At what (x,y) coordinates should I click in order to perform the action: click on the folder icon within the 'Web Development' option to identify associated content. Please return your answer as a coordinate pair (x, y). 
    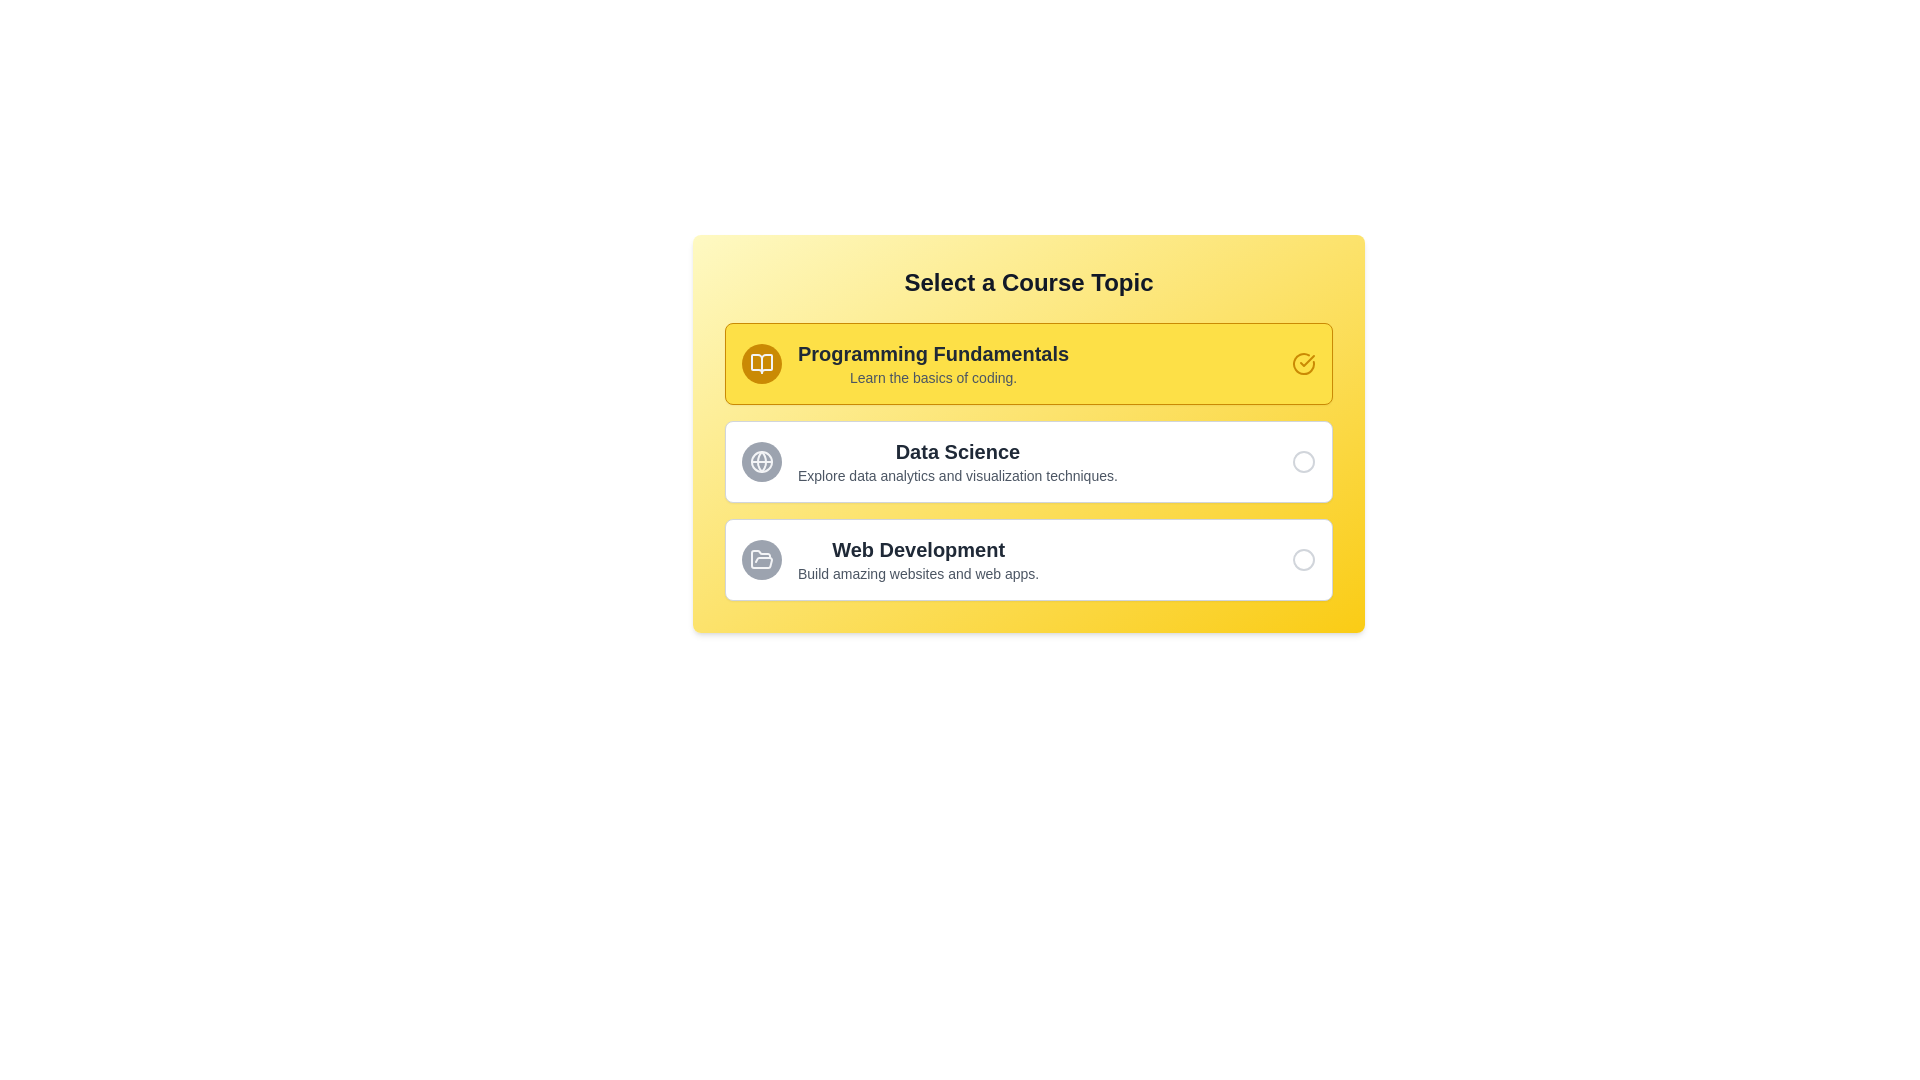
    Looking at the image, I should click on (761, 559).